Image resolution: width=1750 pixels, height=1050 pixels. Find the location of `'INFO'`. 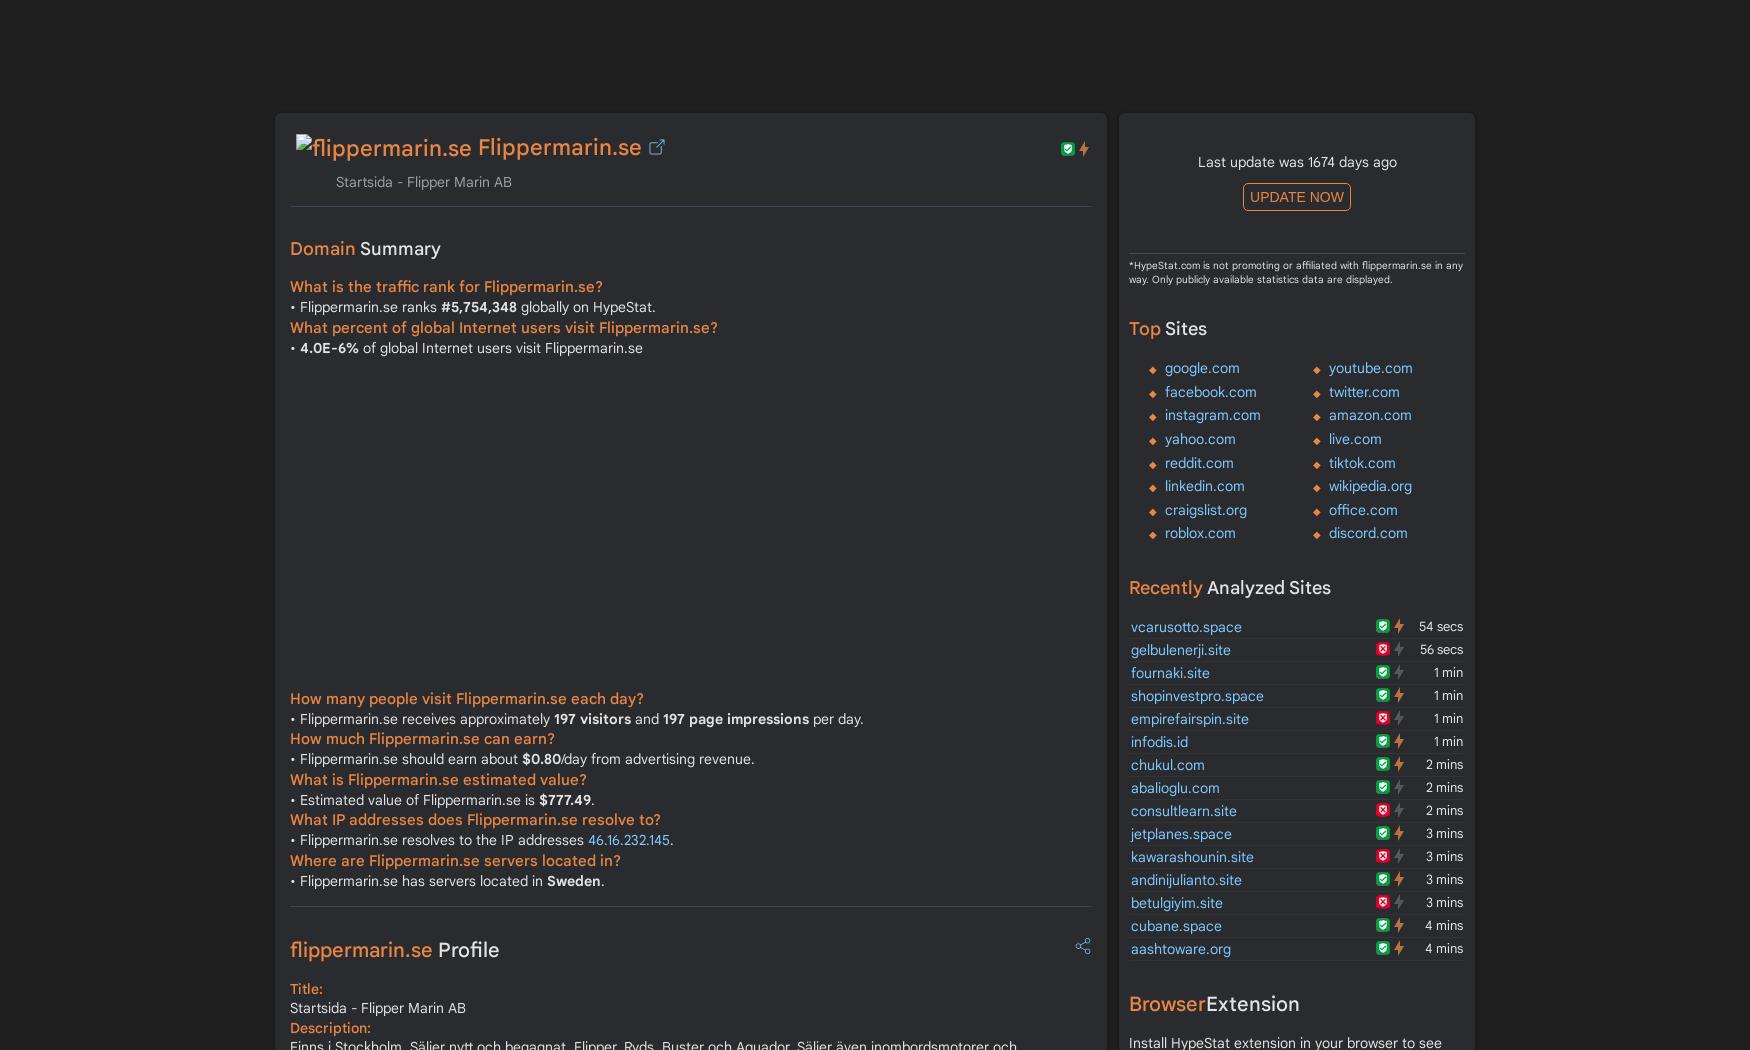

'INFO' is located at coordinates (417, 11).